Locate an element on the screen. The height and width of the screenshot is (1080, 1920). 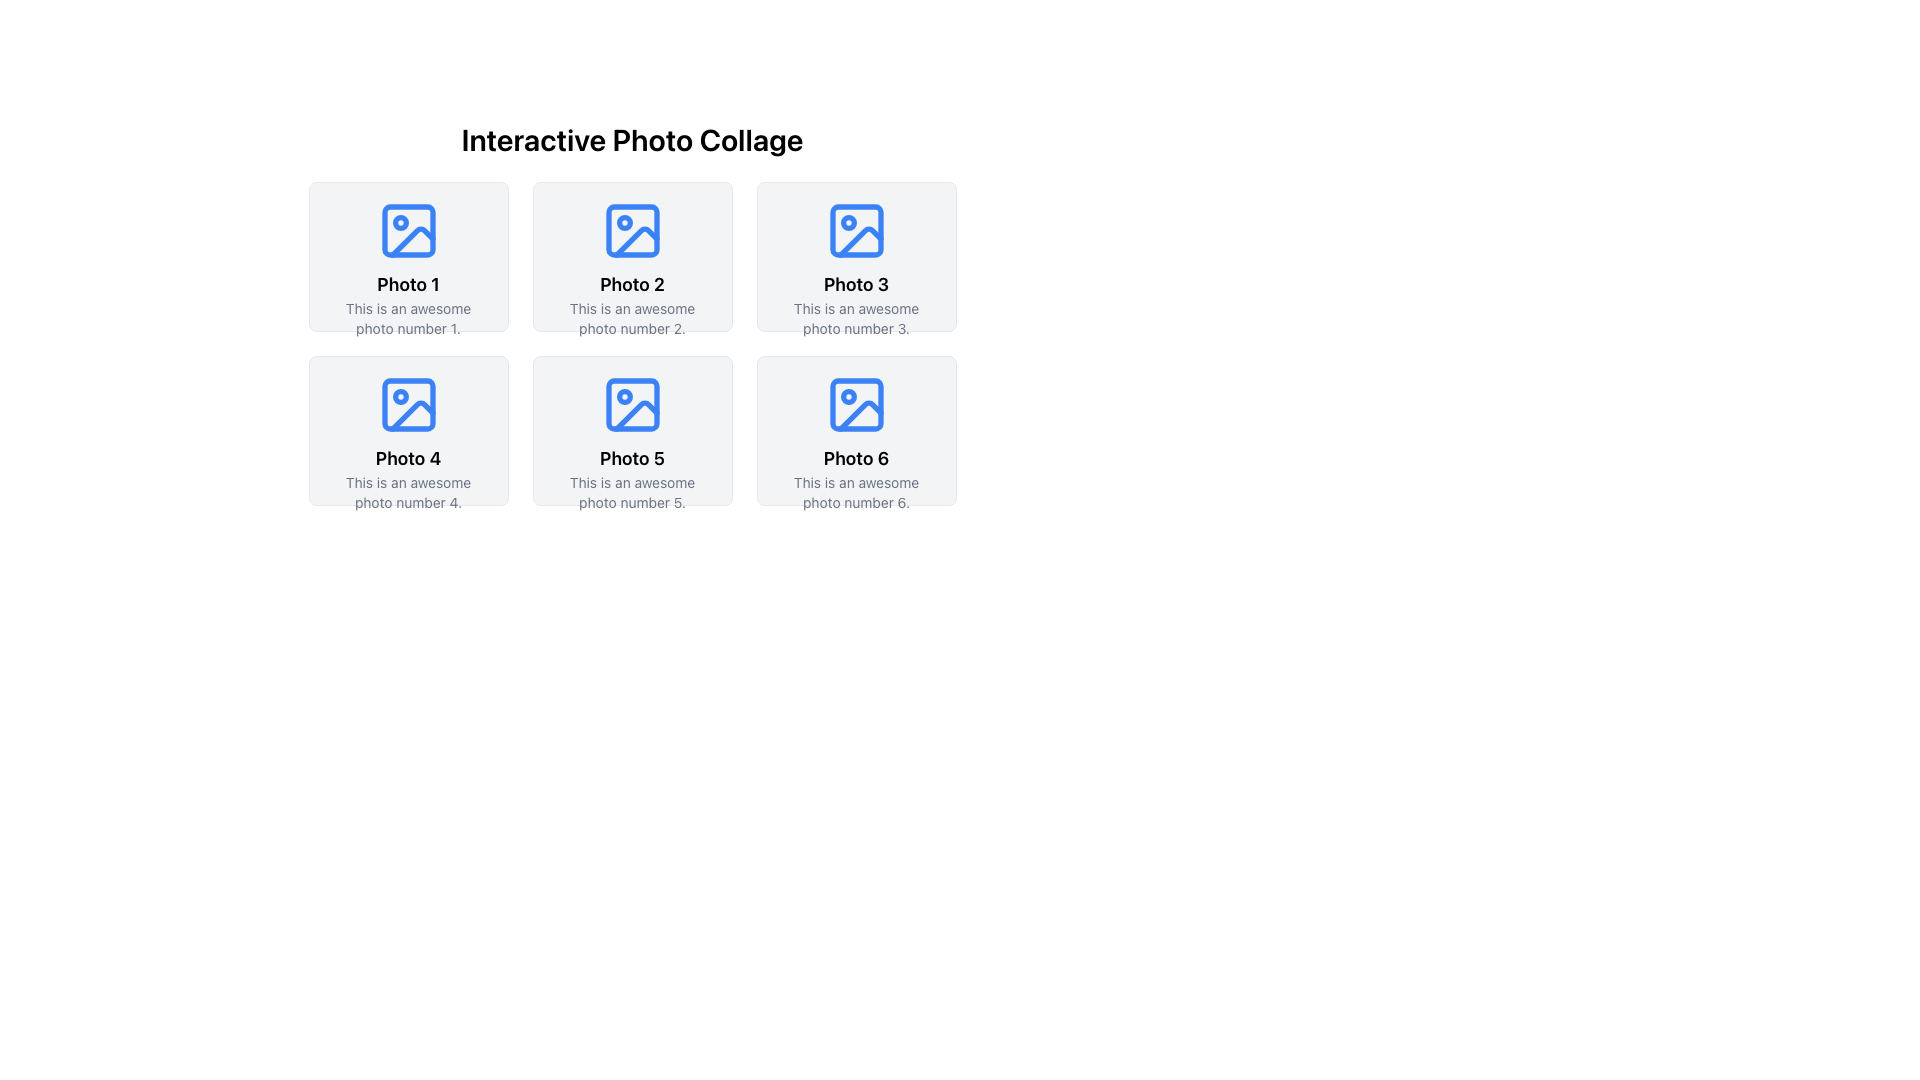
the magnifying glass icon with a '+' symbol in the 'Photo 6' grid entry, which indicates a zoom-in action is located at coordinates (856, 430).